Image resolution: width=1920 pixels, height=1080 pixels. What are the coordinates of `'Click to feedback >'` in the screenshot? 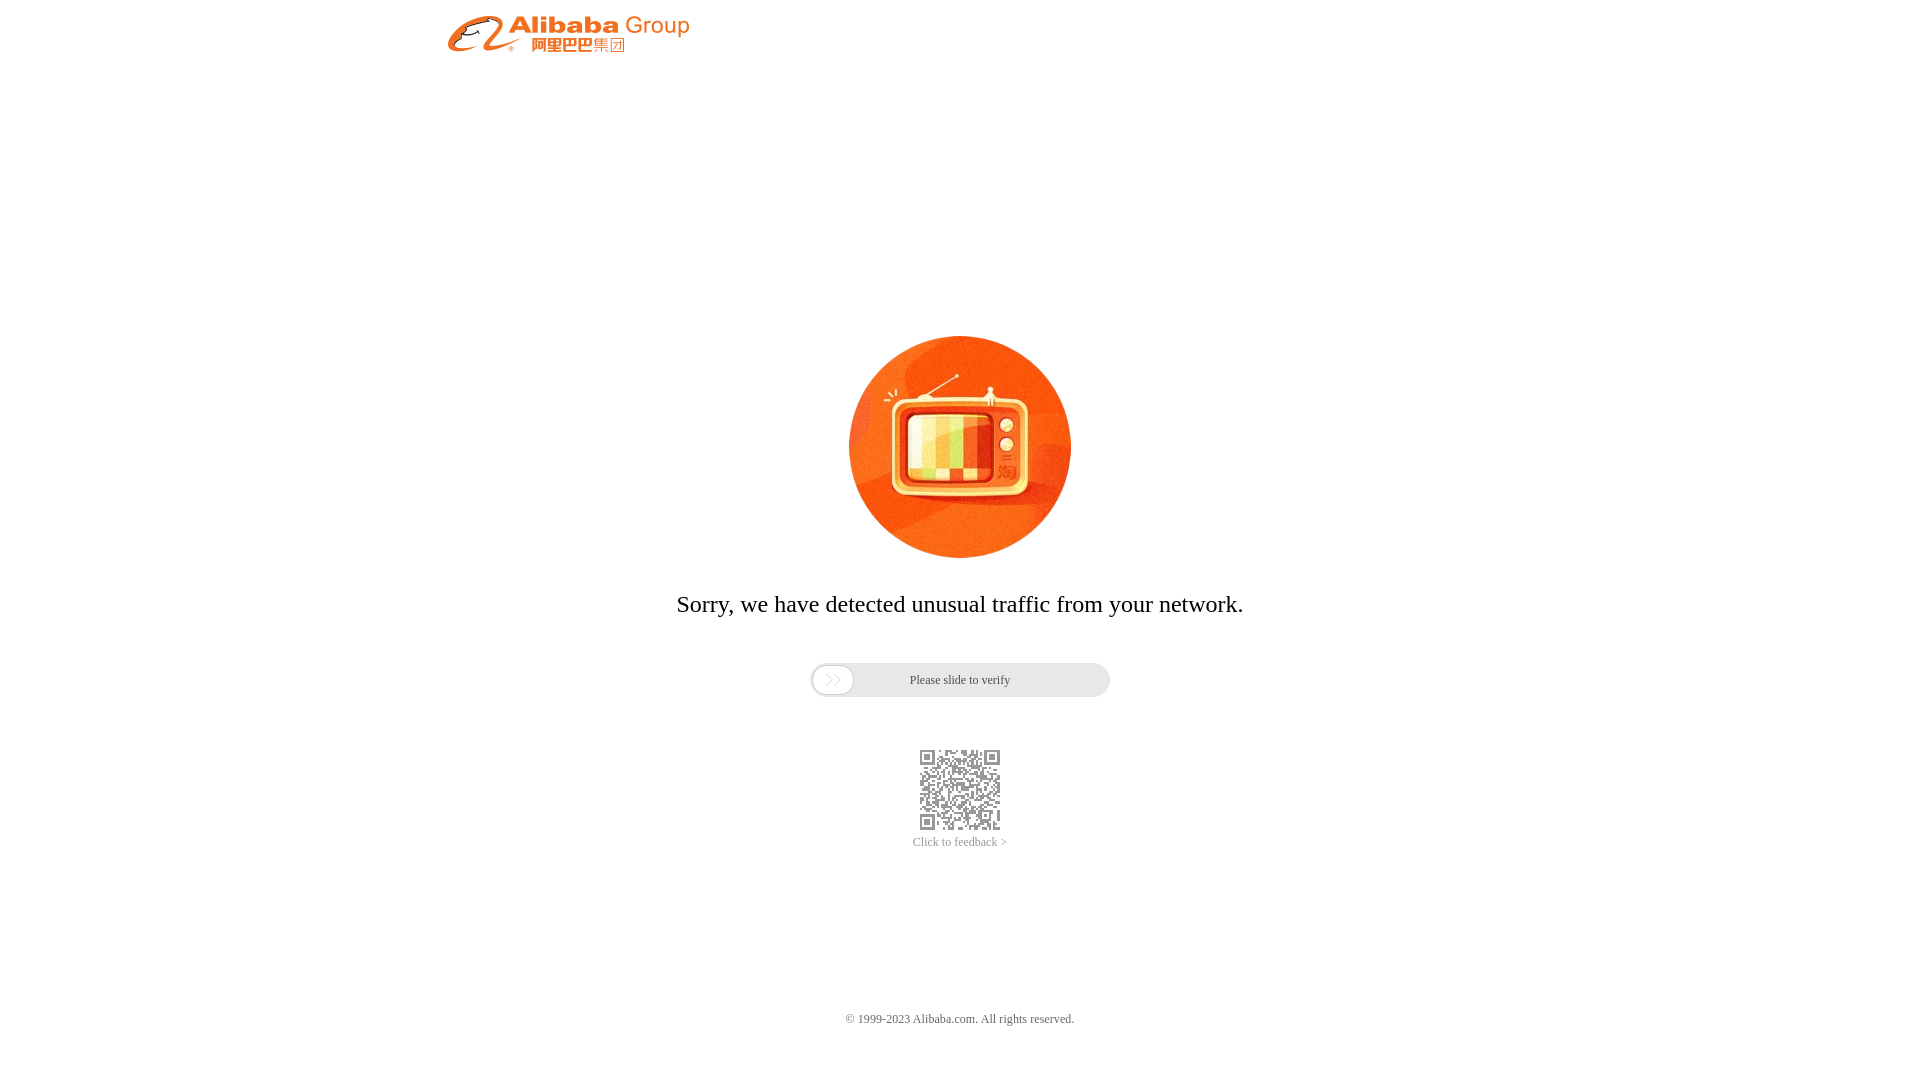 It's located at (960, 842).